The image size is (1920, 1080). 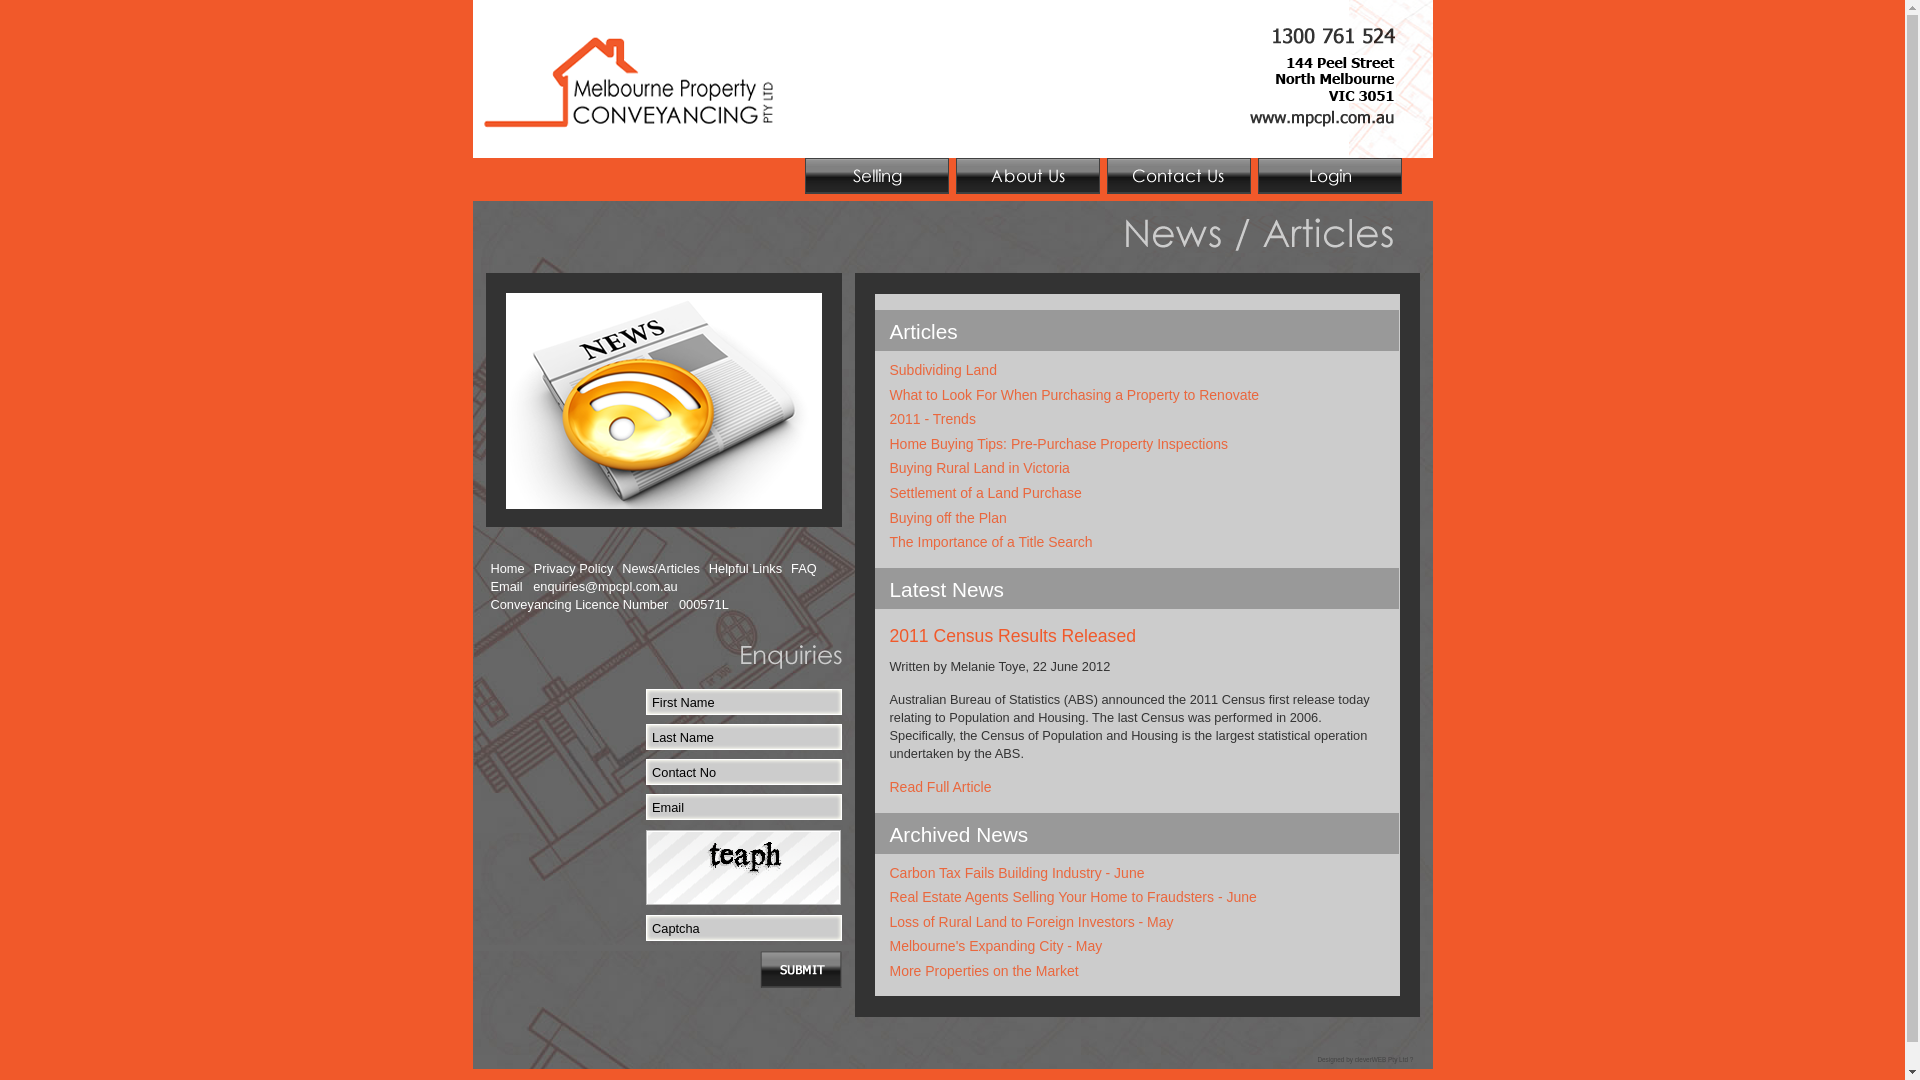 I want to click on 'News/Articles', so click(x=661, y=569).